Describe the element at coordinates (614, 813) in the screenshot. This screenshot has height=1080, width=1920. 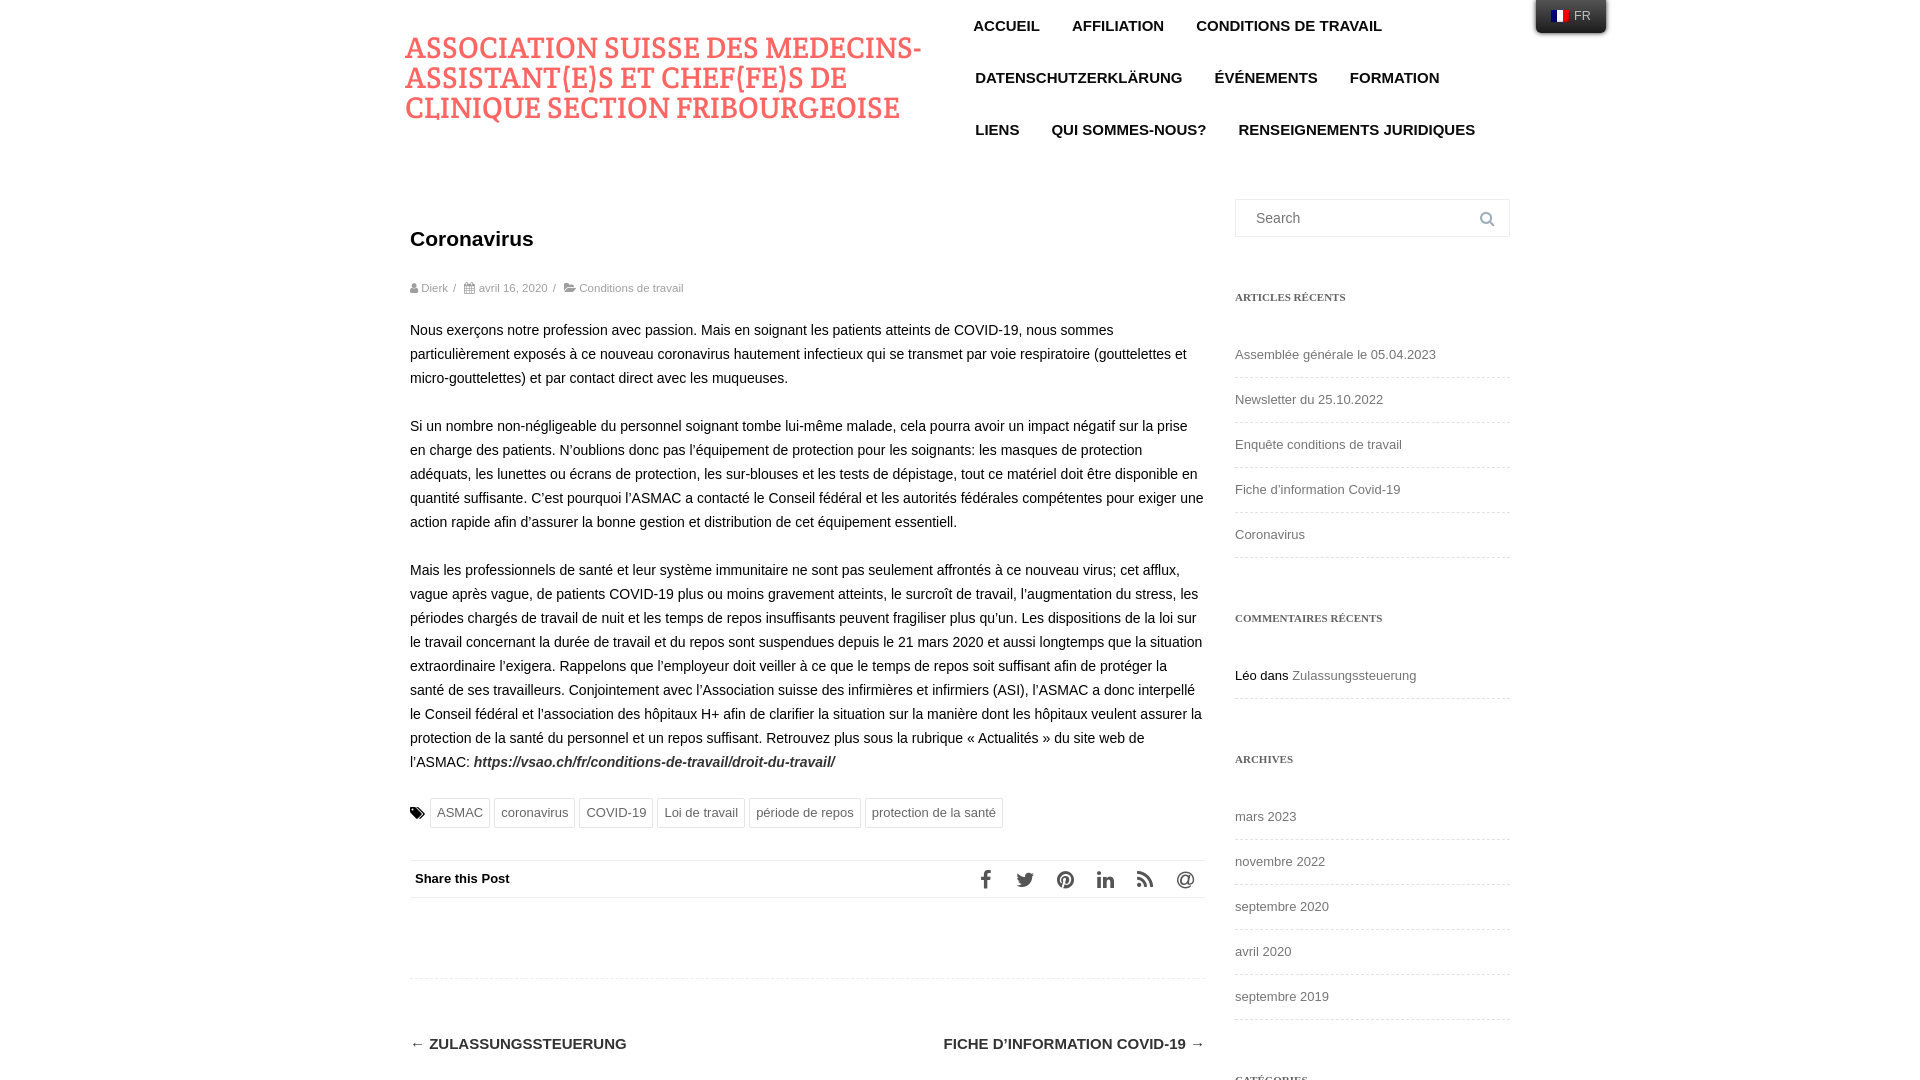
I see `'COVID-19'` at that location.